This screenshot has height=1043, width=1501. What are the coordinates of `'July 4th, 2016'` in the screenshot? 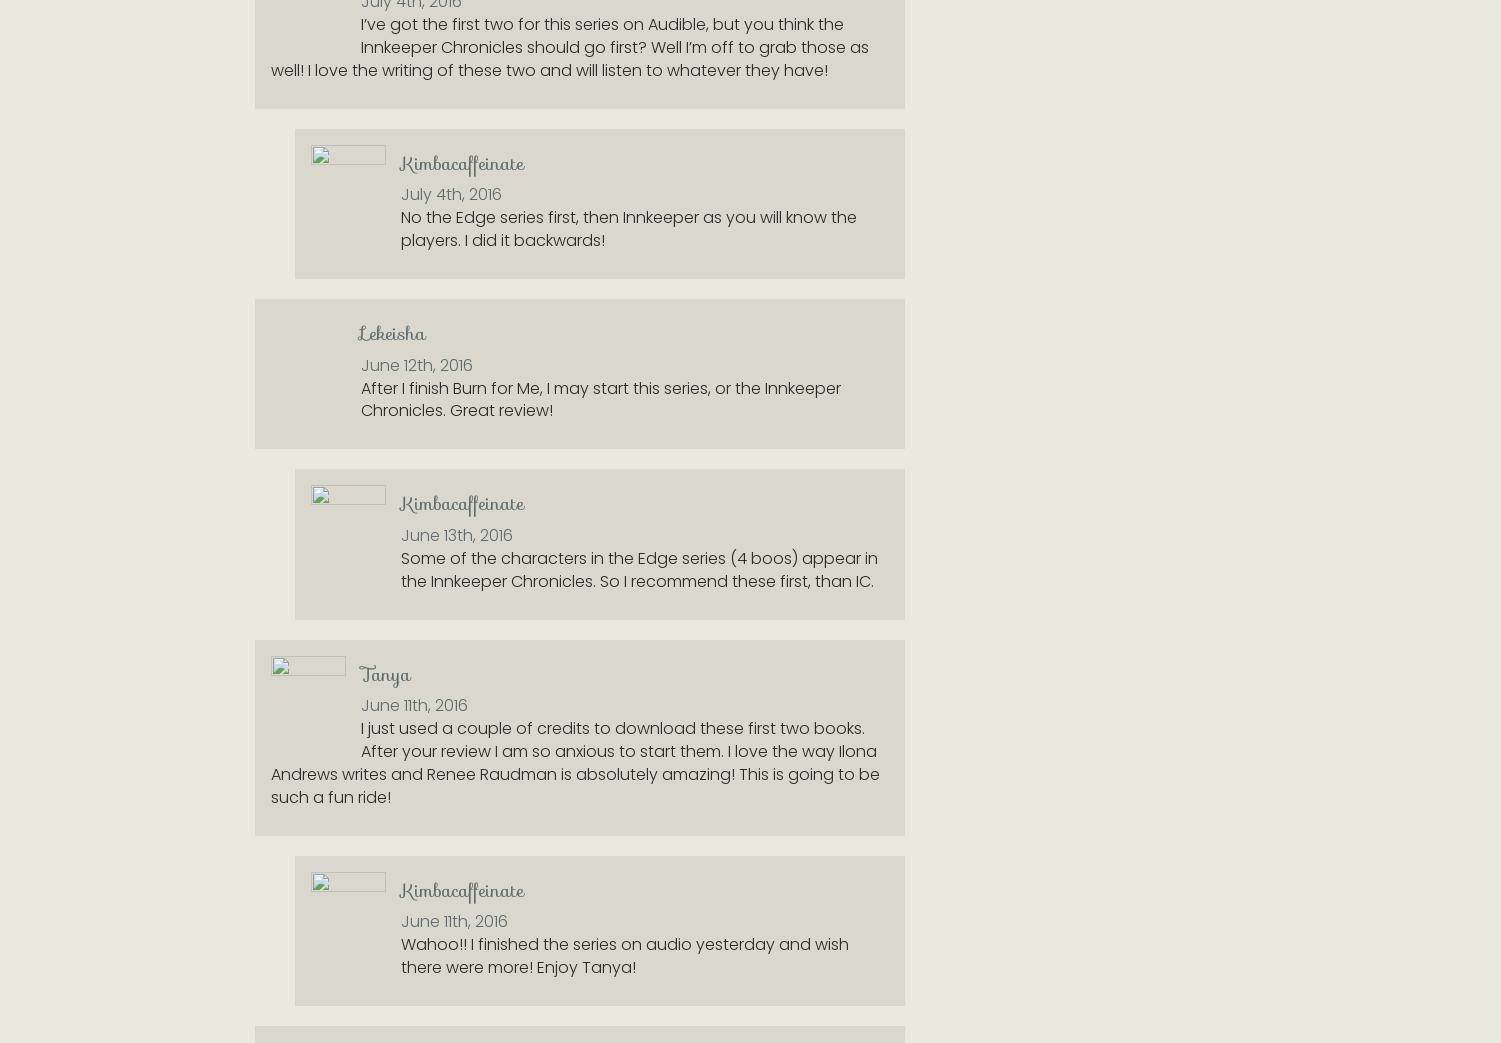 It's located at (451, 193).